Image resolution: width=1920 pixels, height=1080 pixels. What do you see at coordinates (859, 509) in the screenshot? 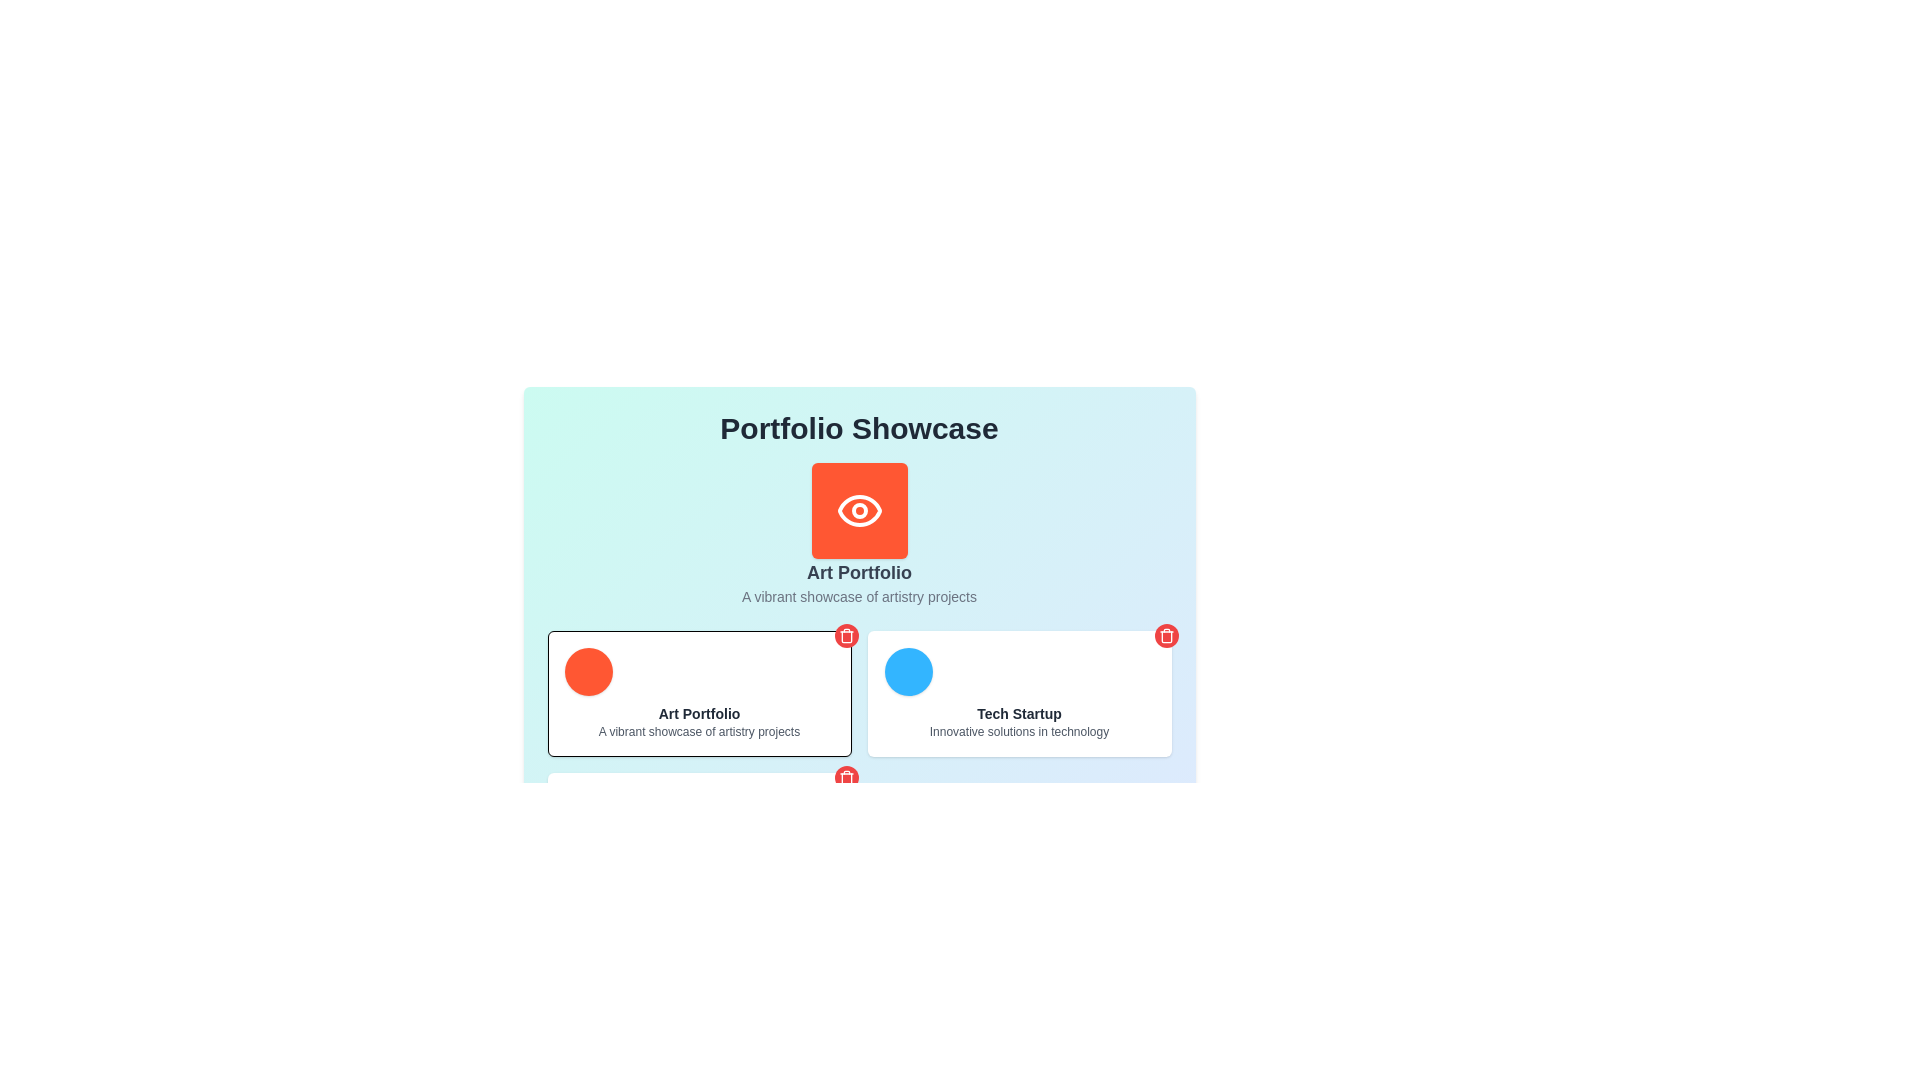
I see `the visual button-like component with a bright orange background and an eye icon, which is part of the 'Art Portfolio' section` at bounding box center [859, 509].